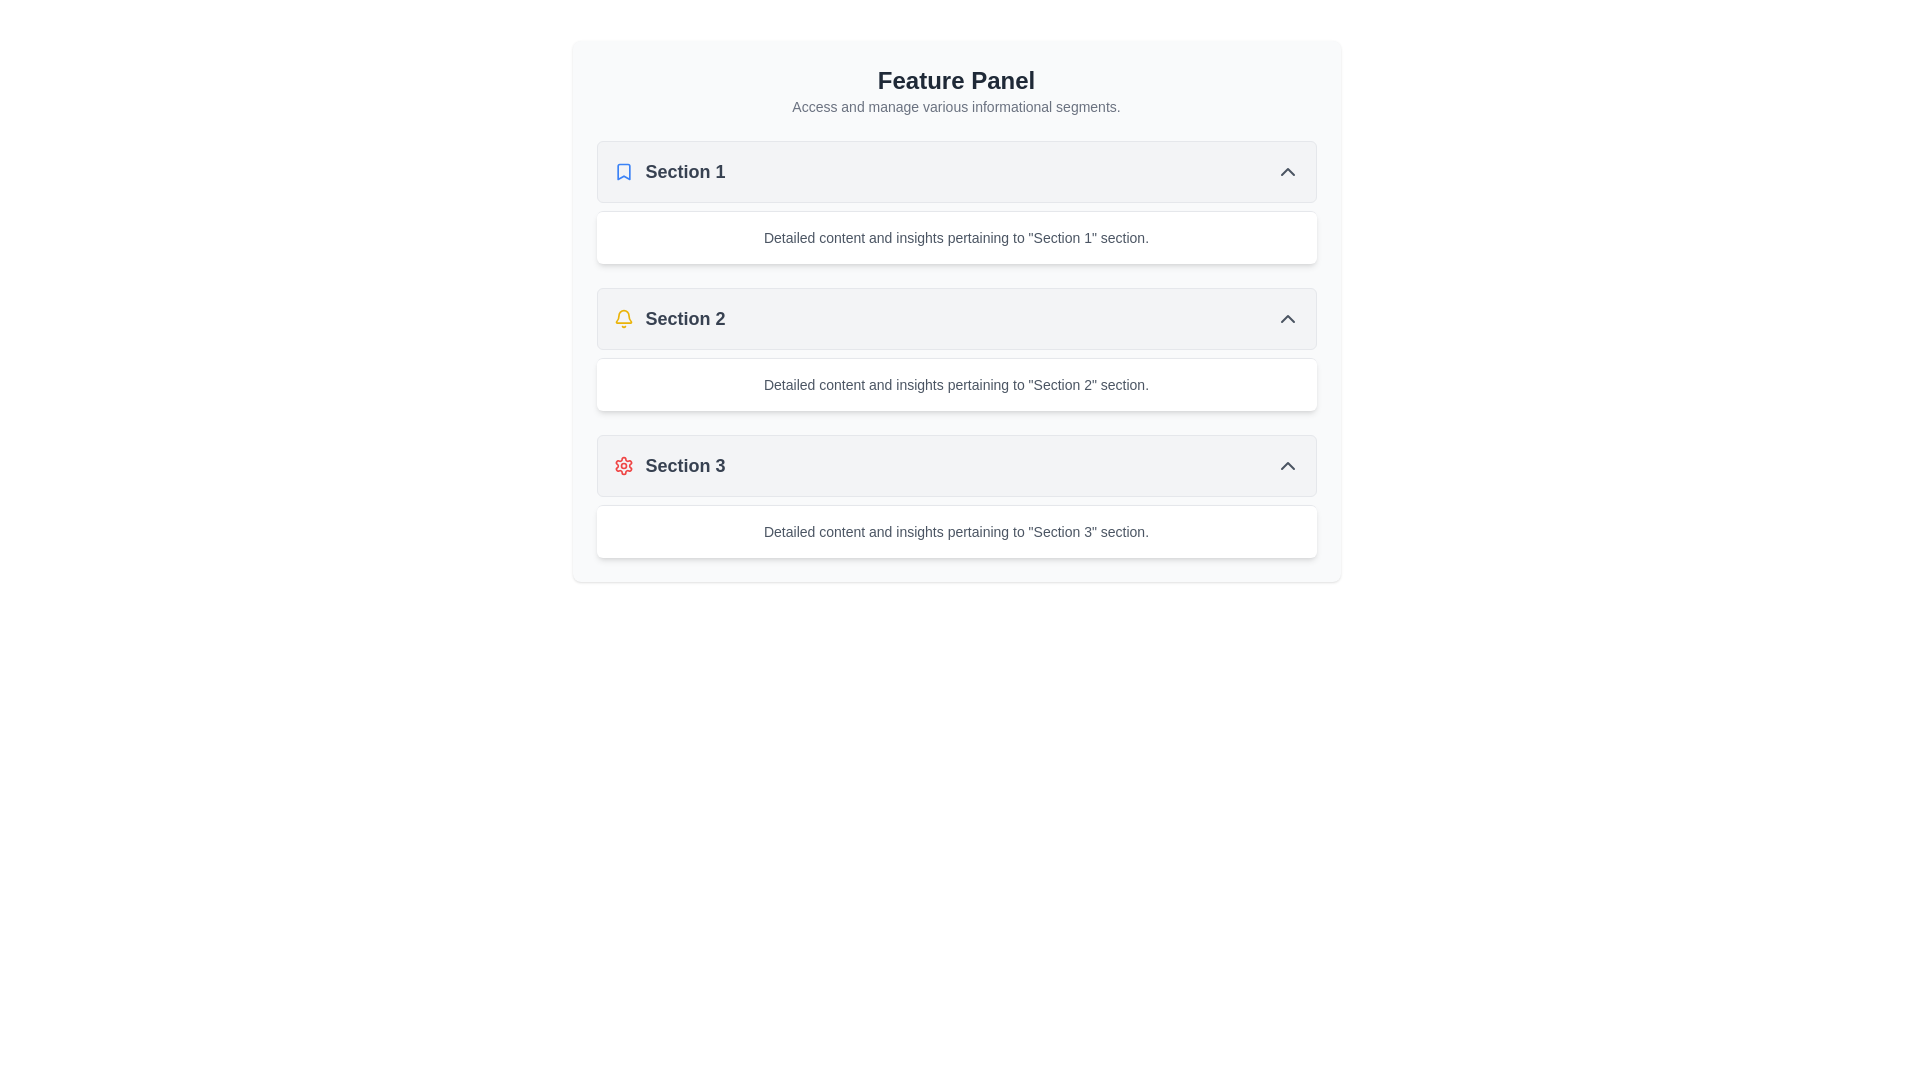  What do you see at coordinates (955, 237) in the screenshot?
I see `the descriptive text block styled with gray color and small font size that displays 'Detailed content and insights pertaining to "Section 1" section.' located beneath the heading 'Section 1' in the top-center of the interface` at bounding box center [955, 237].